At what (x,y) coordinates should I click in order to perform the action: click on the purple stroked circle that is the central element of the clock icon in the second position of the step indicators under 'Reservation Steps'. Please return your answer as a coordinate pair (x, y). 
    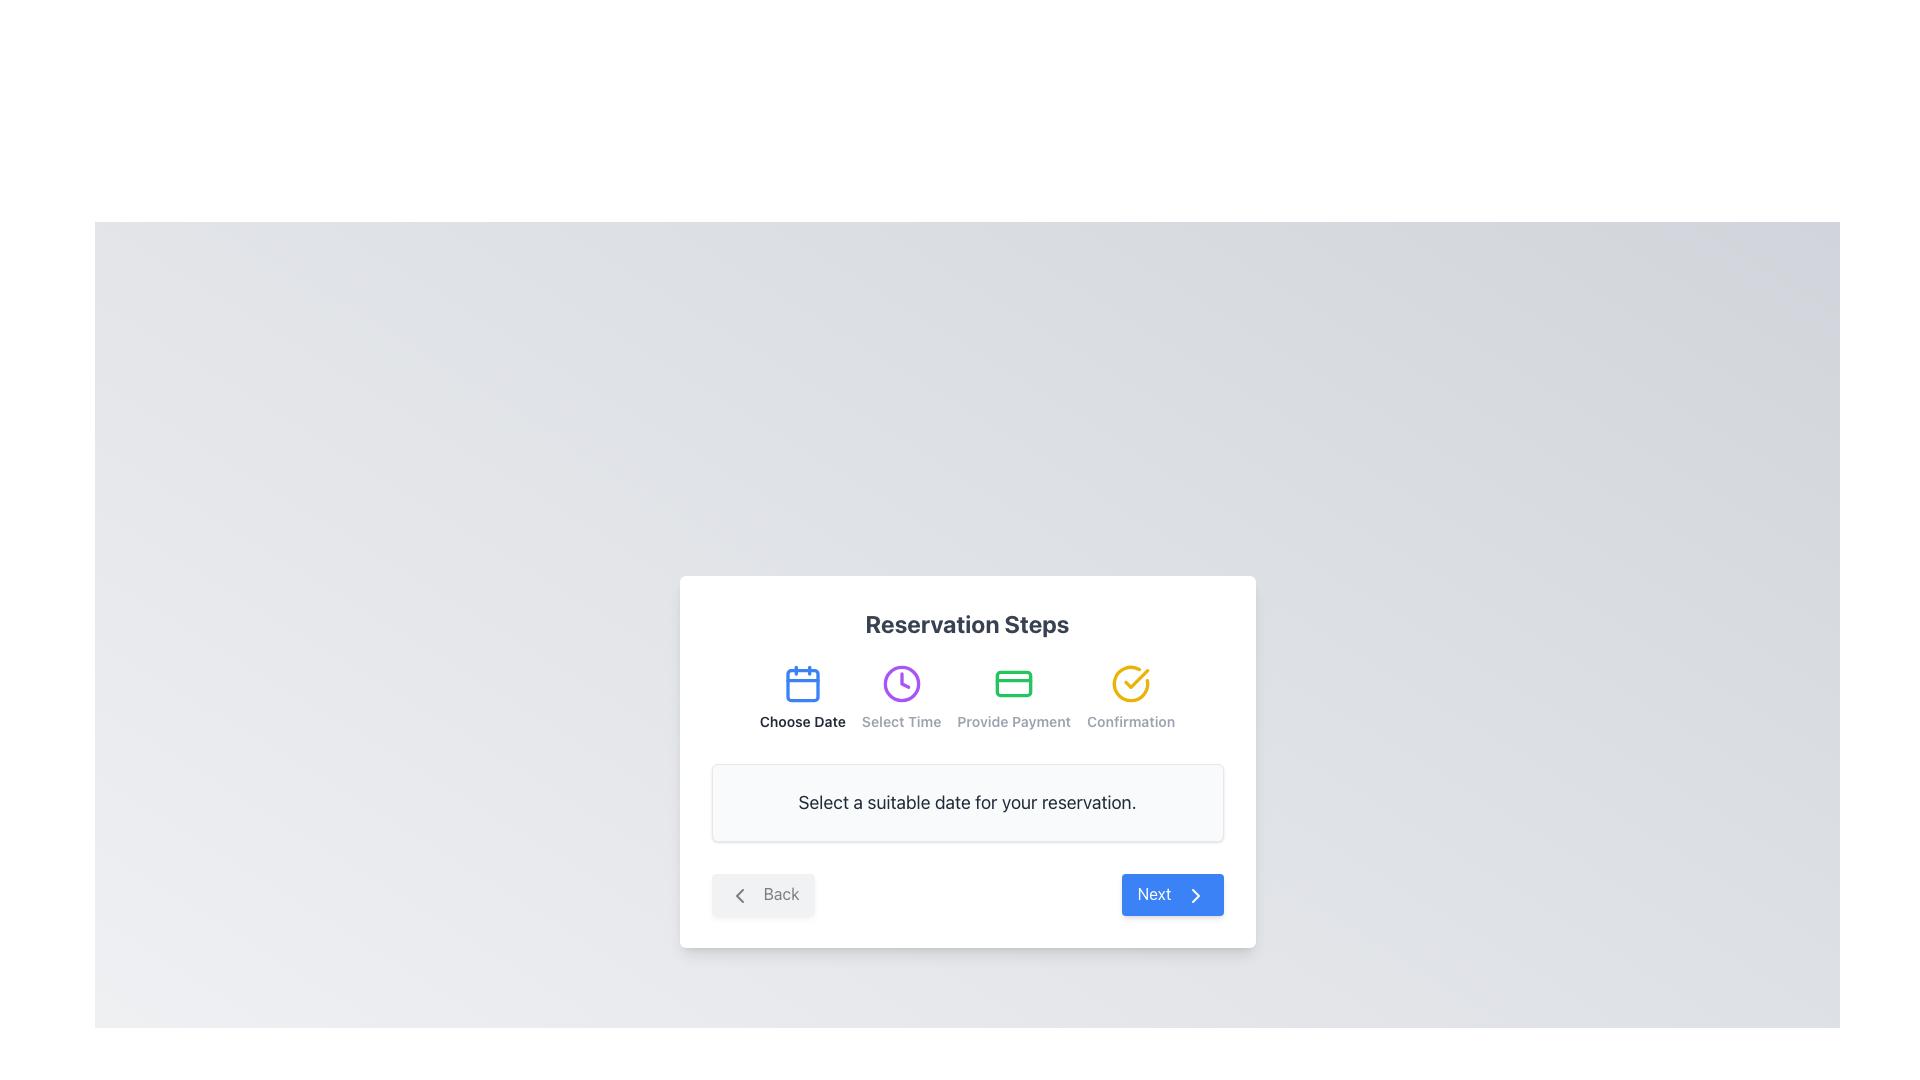
    Looking at the image, I should click on (900, 683).